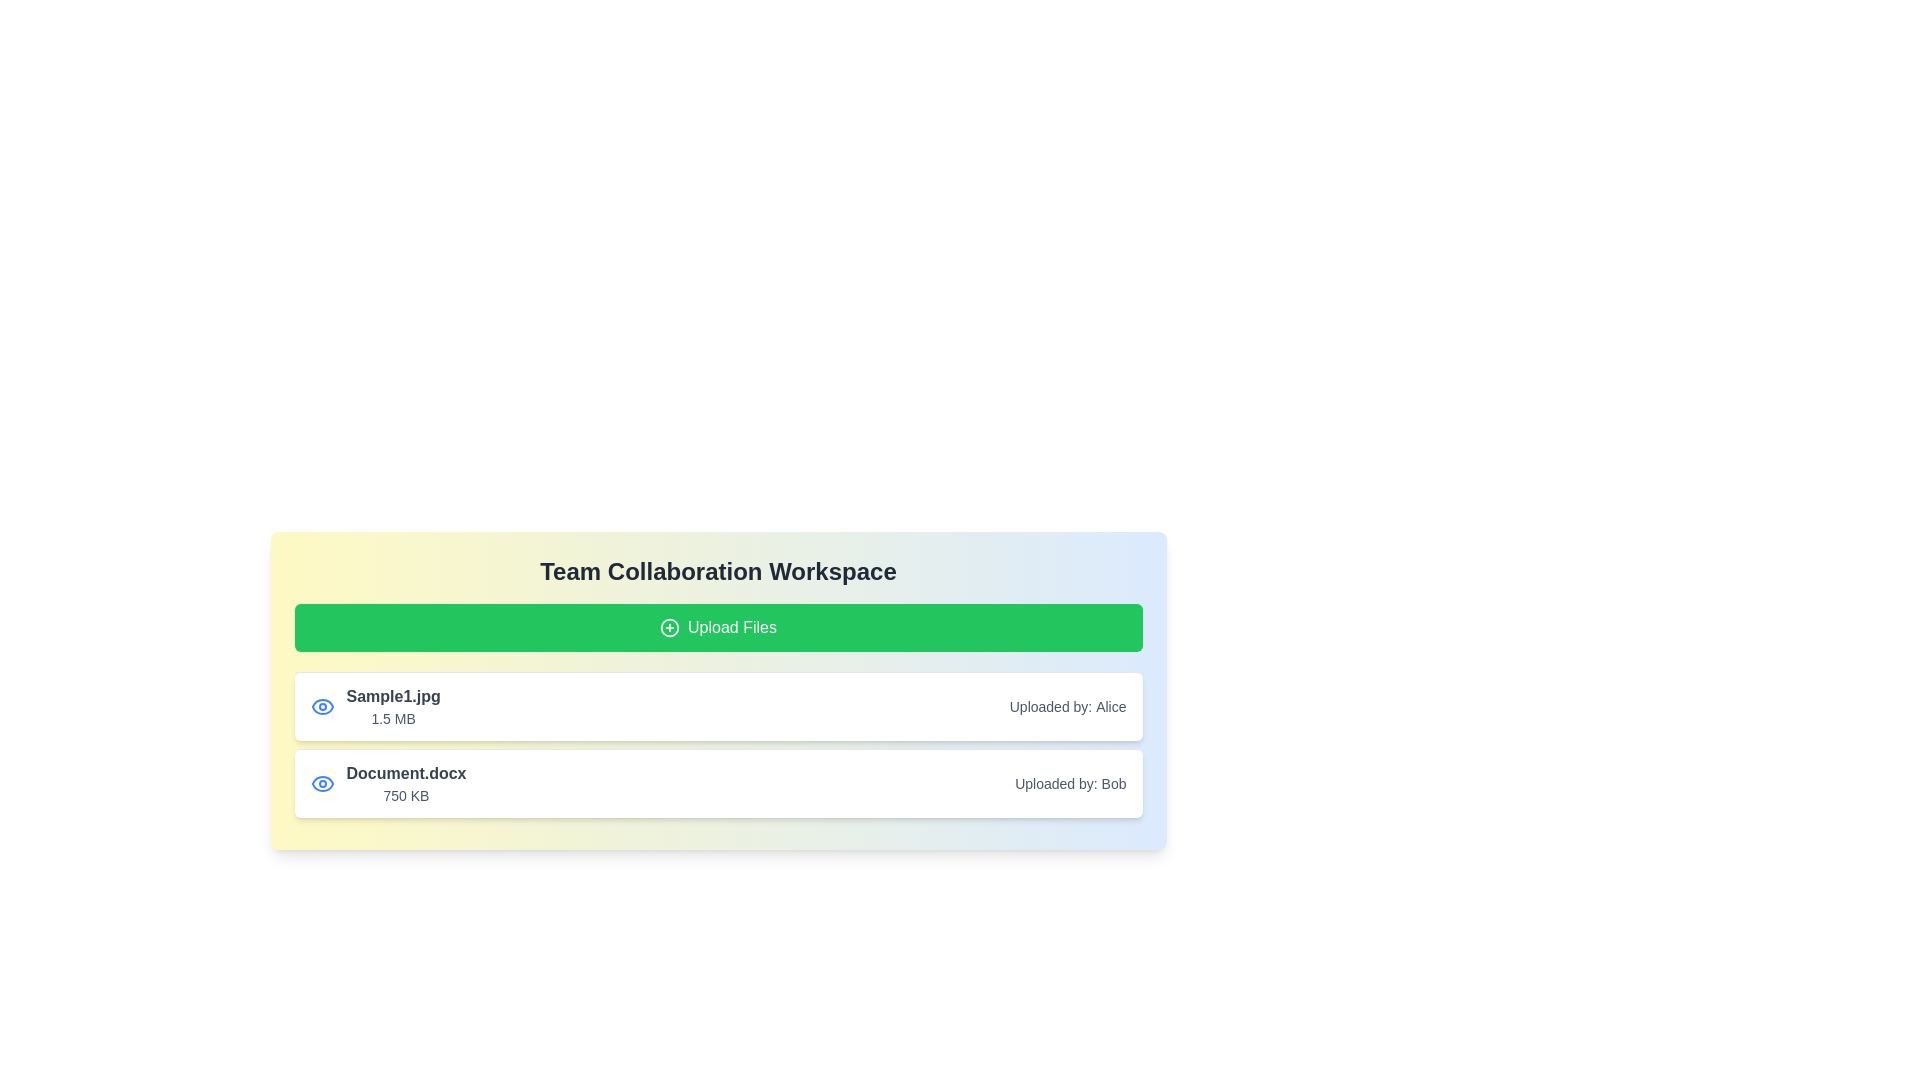  Describe the element at coordinates (322, 782) in the screenshot. I see `the blue eye icon located to the left of 'Document.docx'` at that location.